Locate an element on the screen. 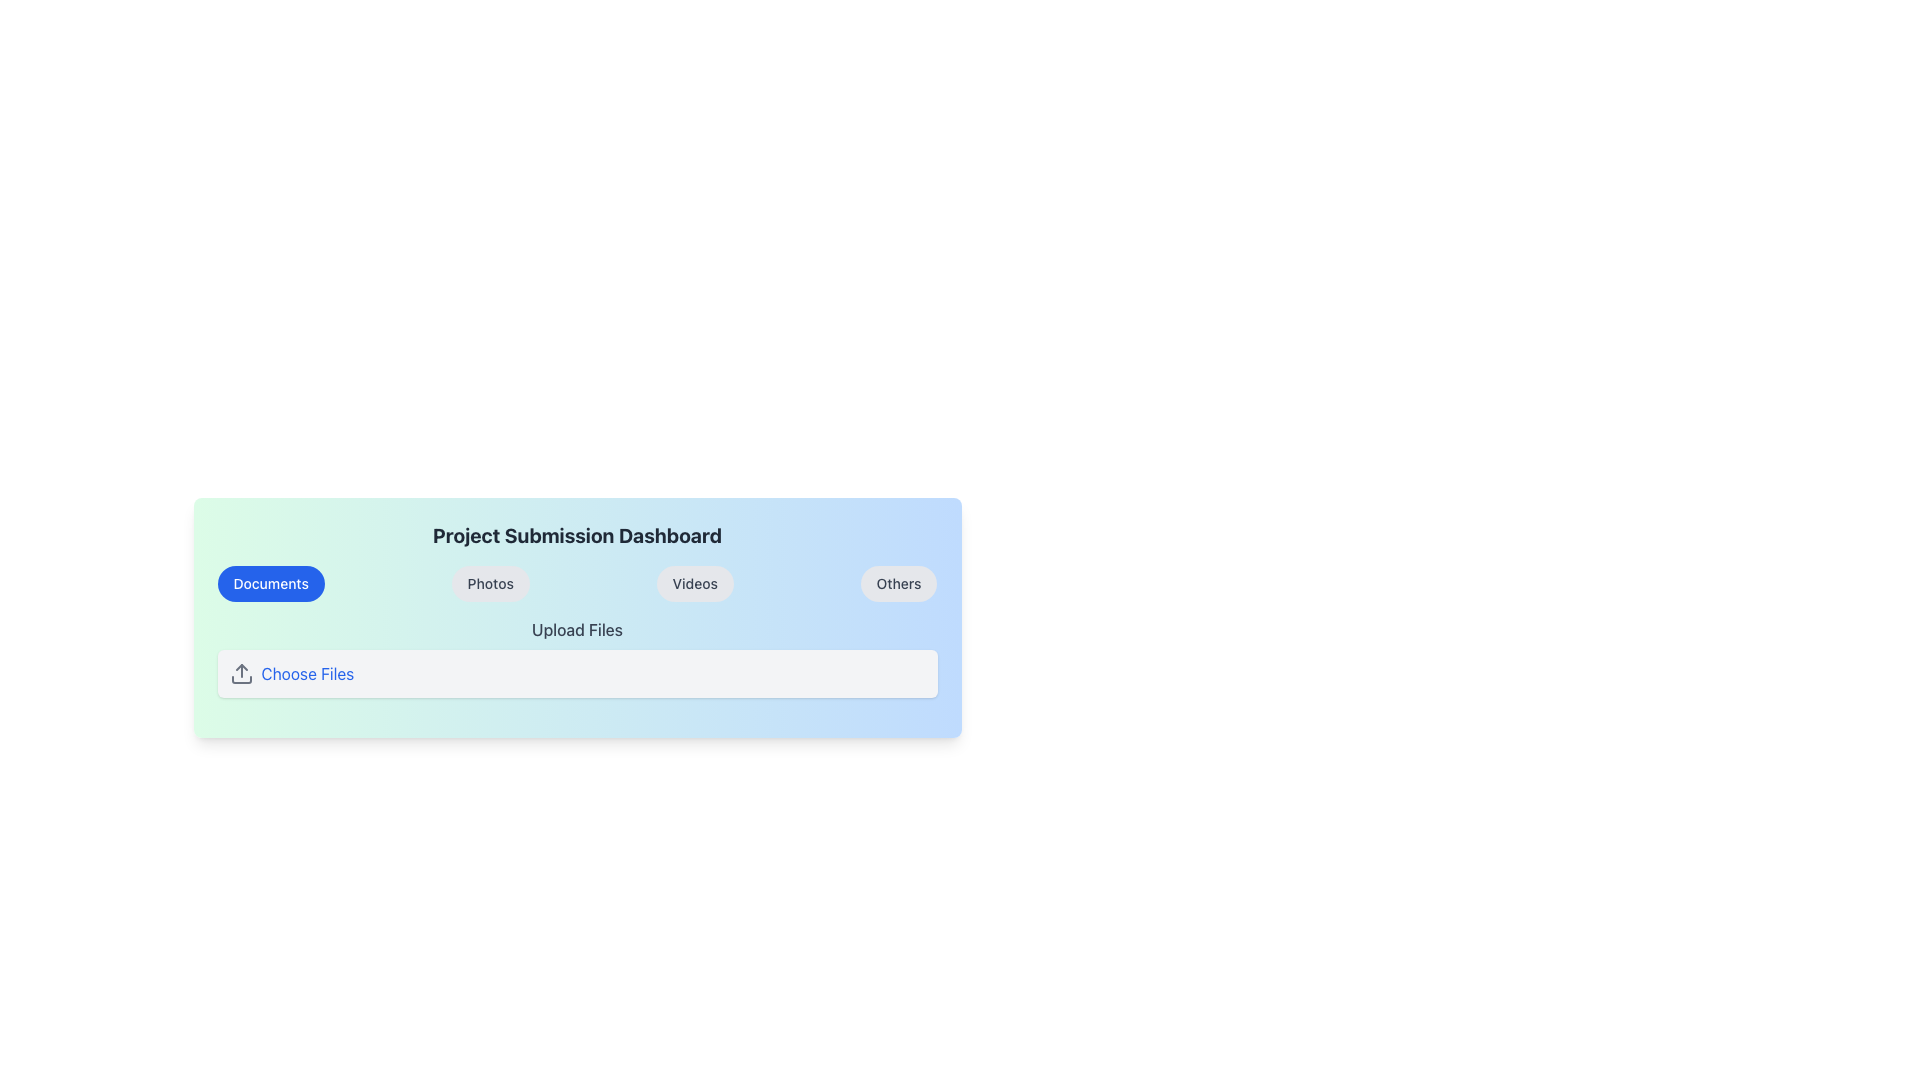  the file selection button styled as a text link, located within a rounded box with a light-gray background, to observe the pointer cursor change is located at coordinates (306, 674).